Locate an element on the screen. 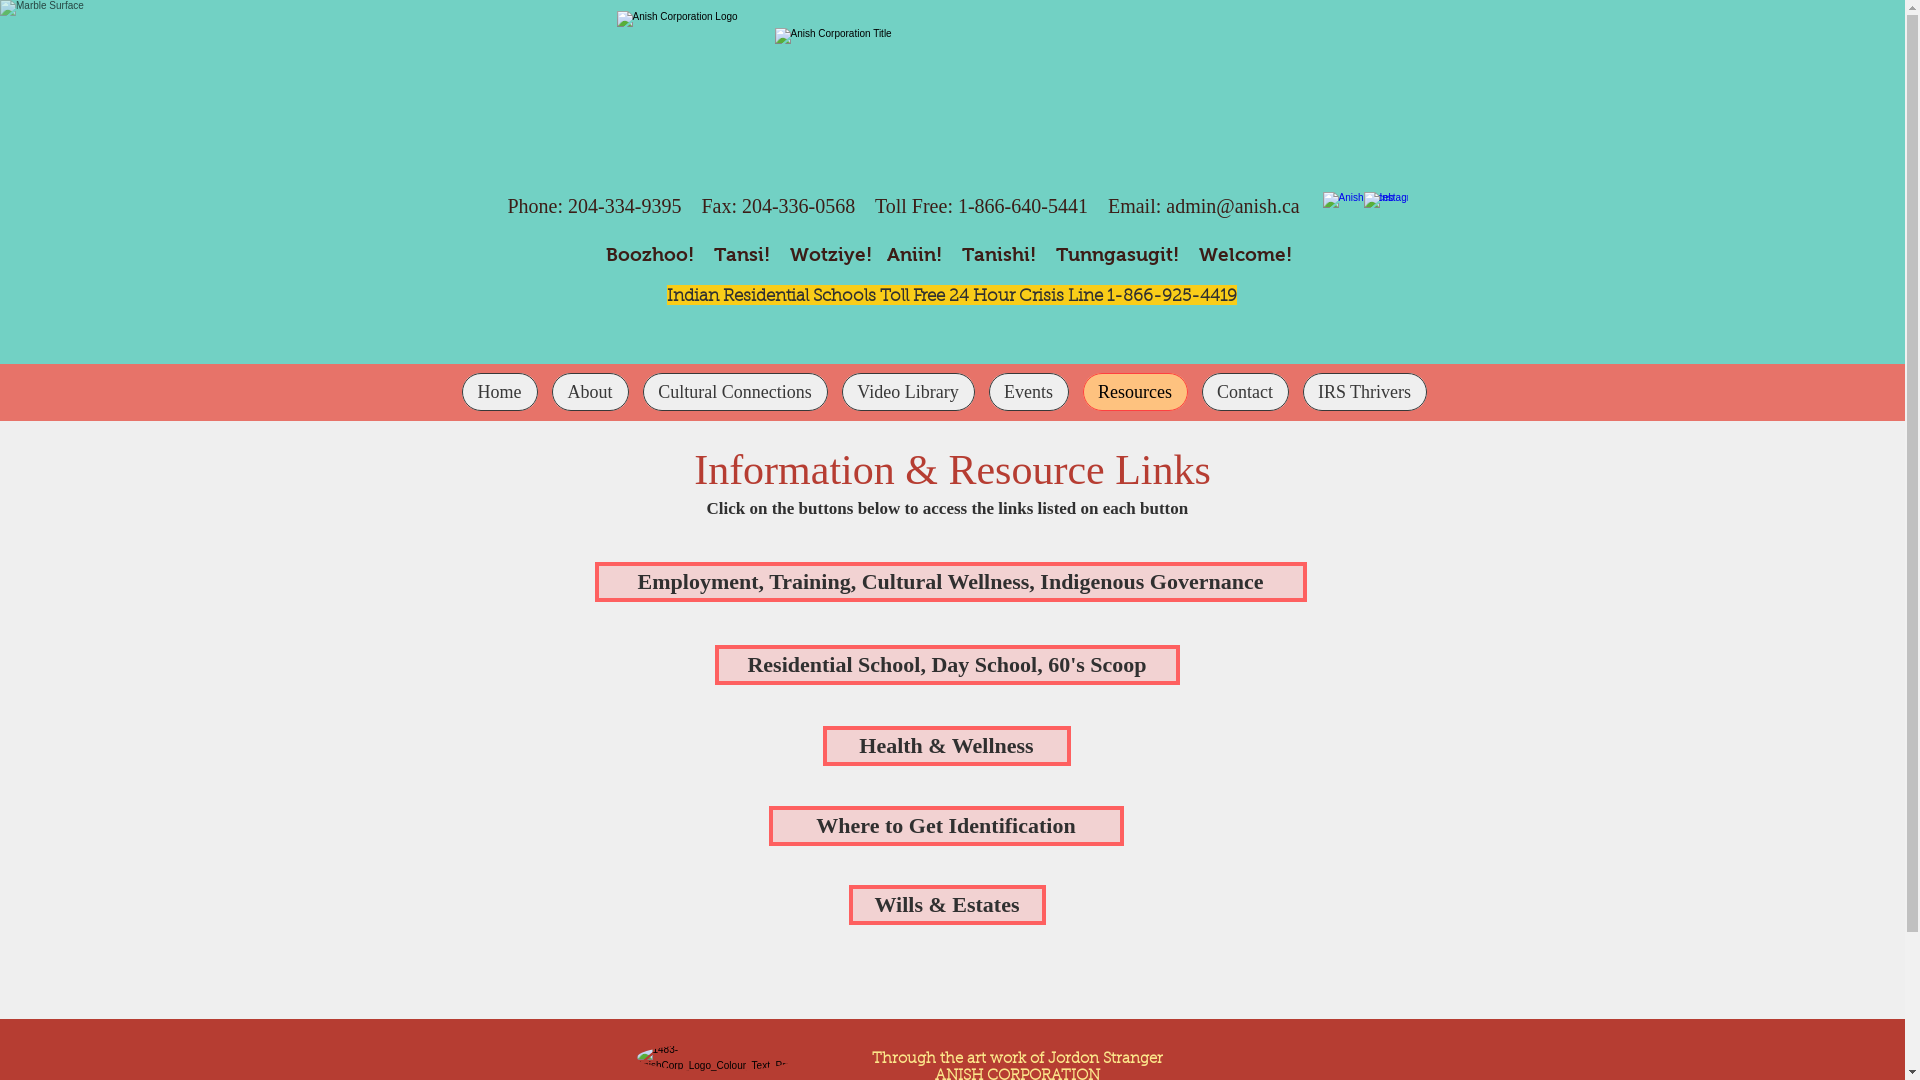 Image resolution: width=1920 pixels, height=1080 pixels. 'admin@anish.ca' is located at coordinates (1231, 205).